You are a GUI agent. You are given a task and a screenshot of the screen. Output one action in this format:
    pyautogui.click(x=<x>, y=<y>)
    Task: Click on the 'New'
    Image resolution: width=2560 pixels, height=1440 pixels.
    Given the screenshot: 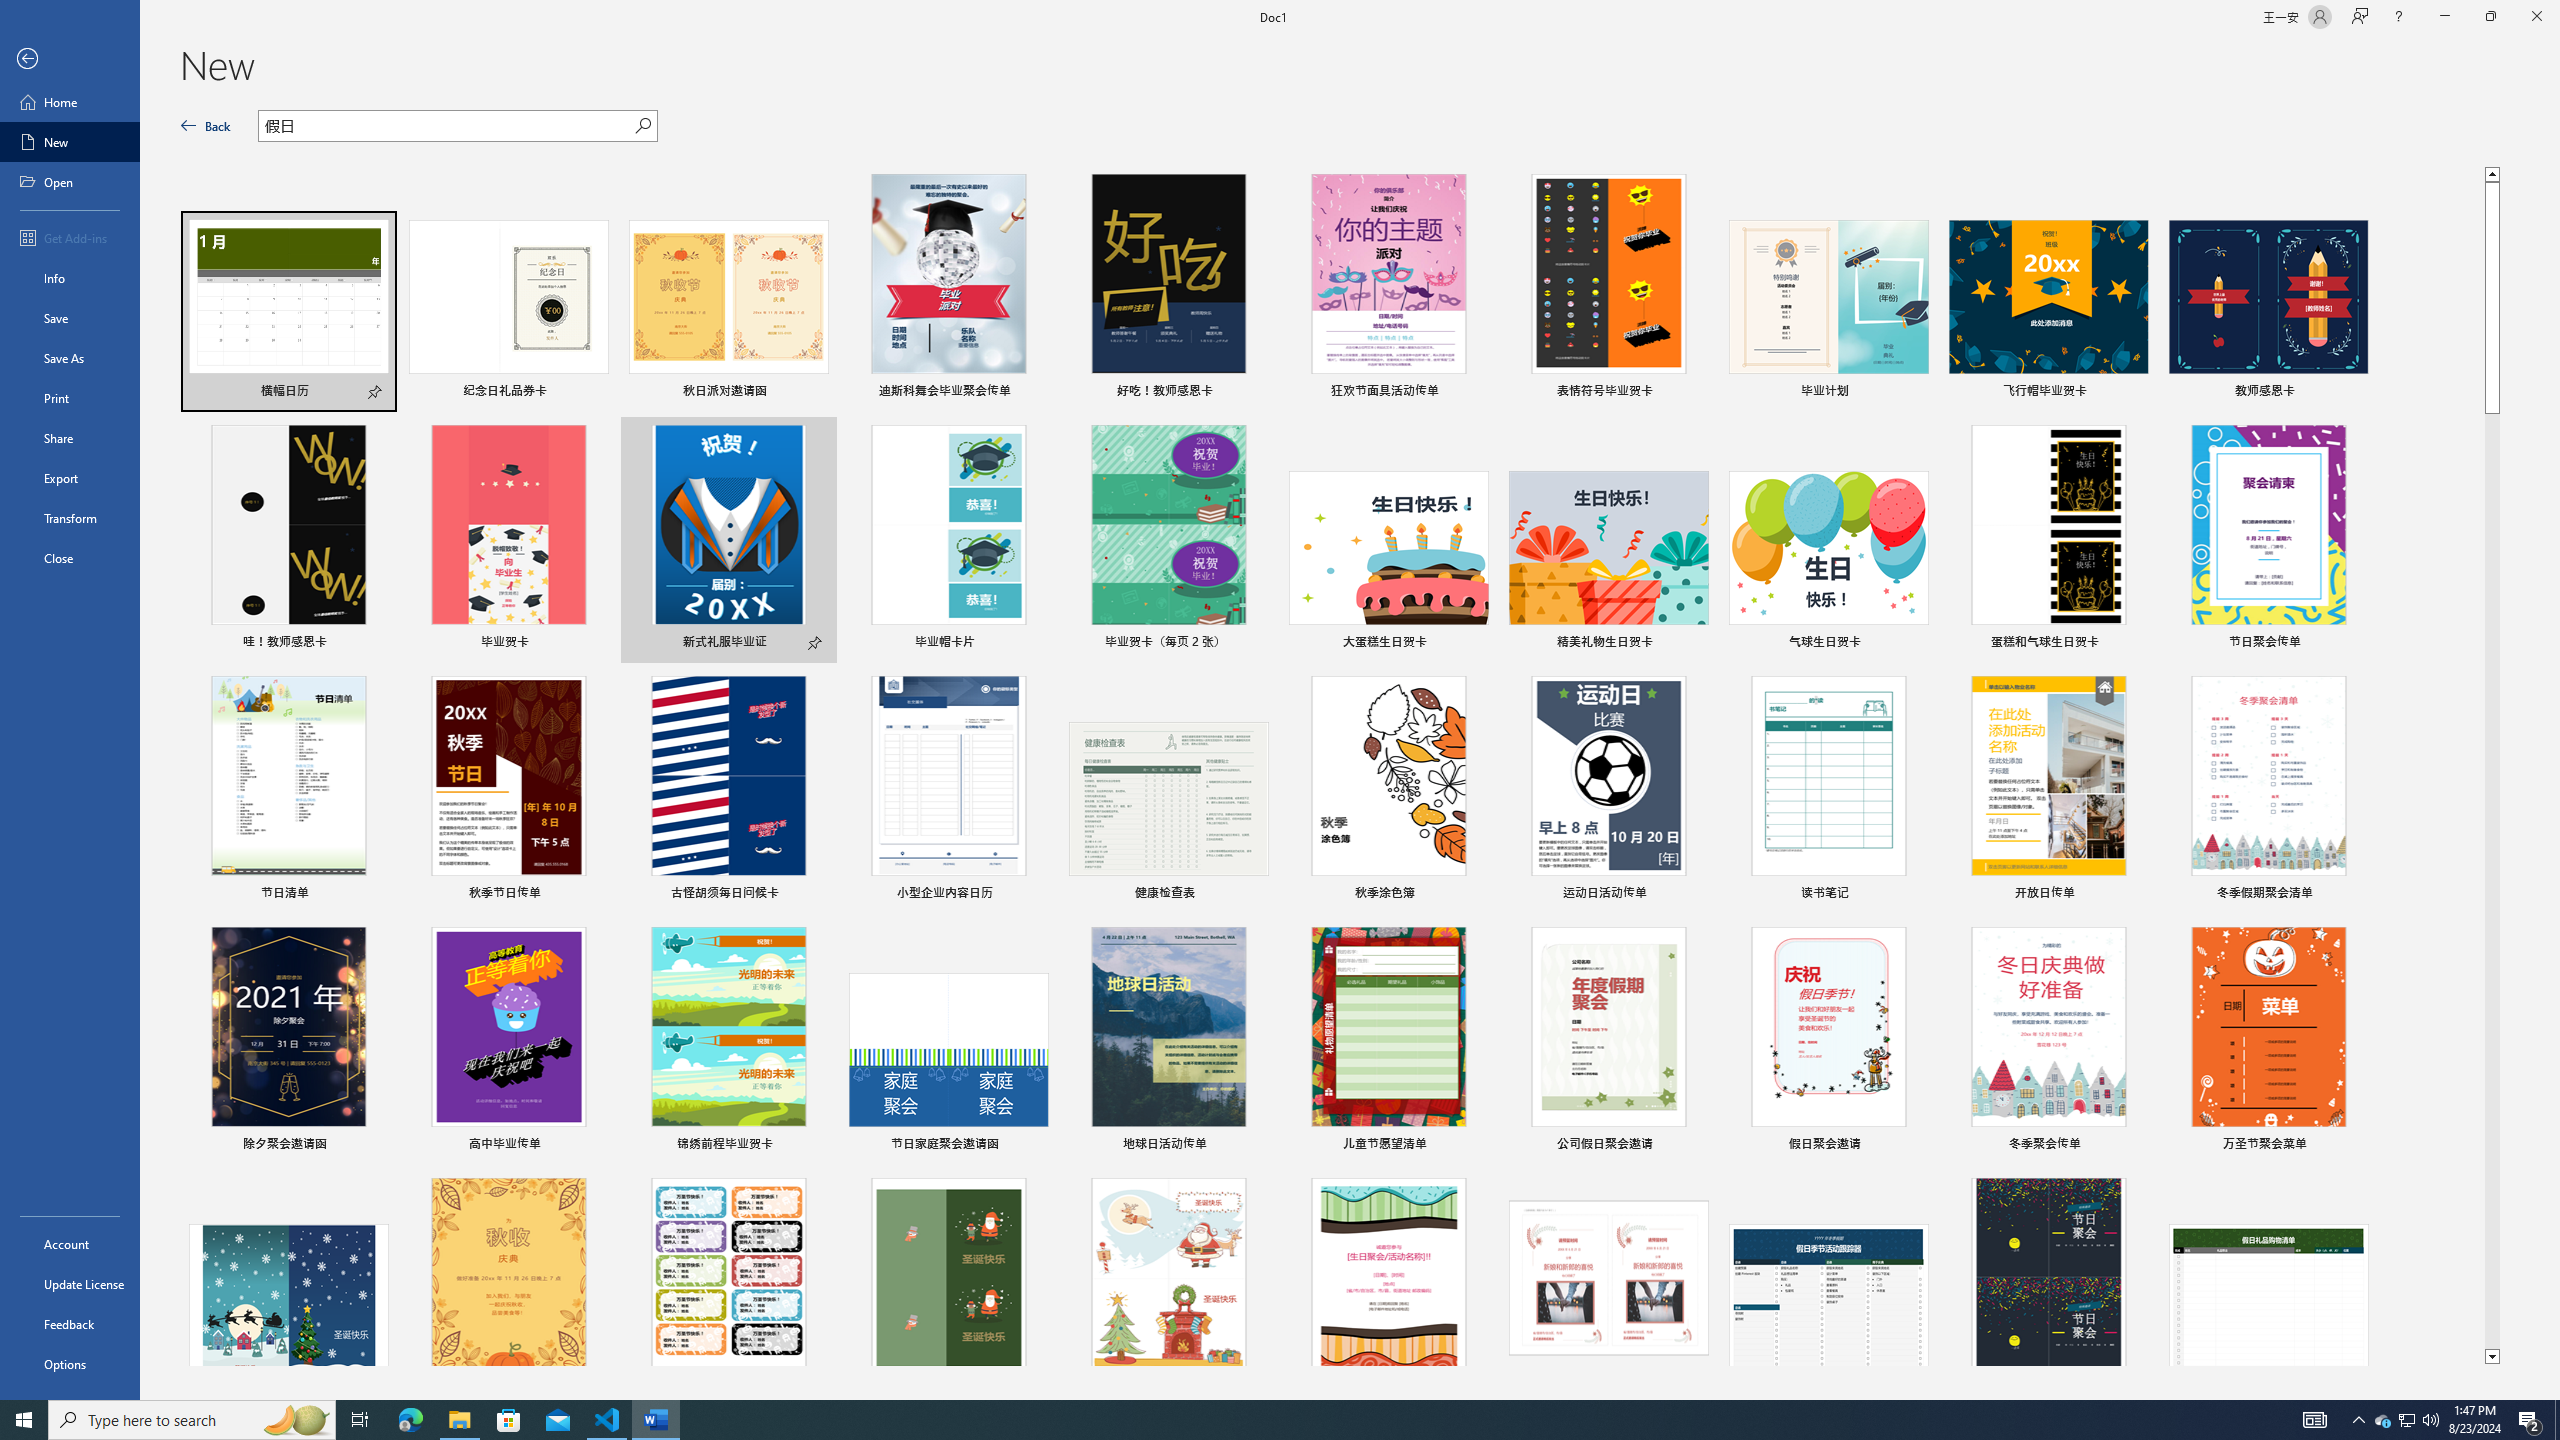 What is the action you would take?
    pyautogui.click(x=69, y=141)
    